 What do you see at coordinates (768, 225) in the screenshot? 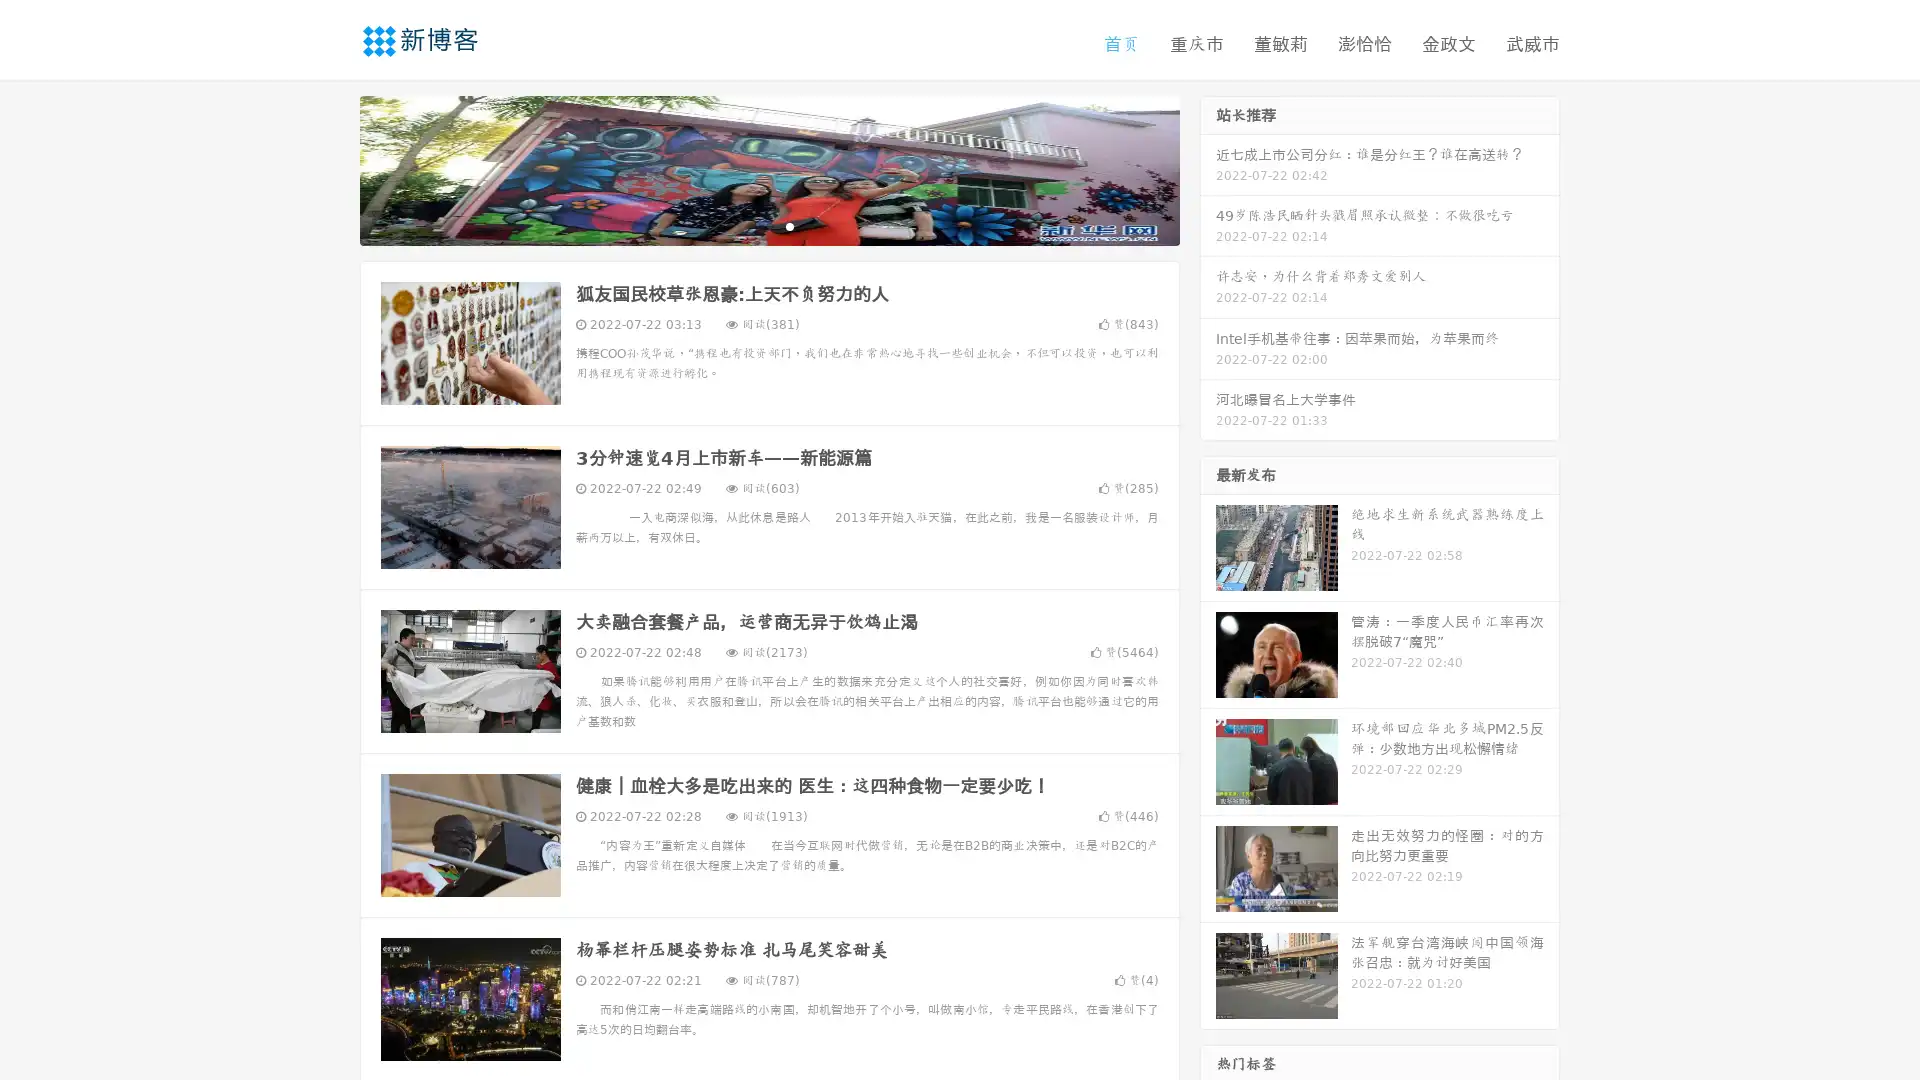
I see `Go to slide 2` at bounding box center [768, 225].